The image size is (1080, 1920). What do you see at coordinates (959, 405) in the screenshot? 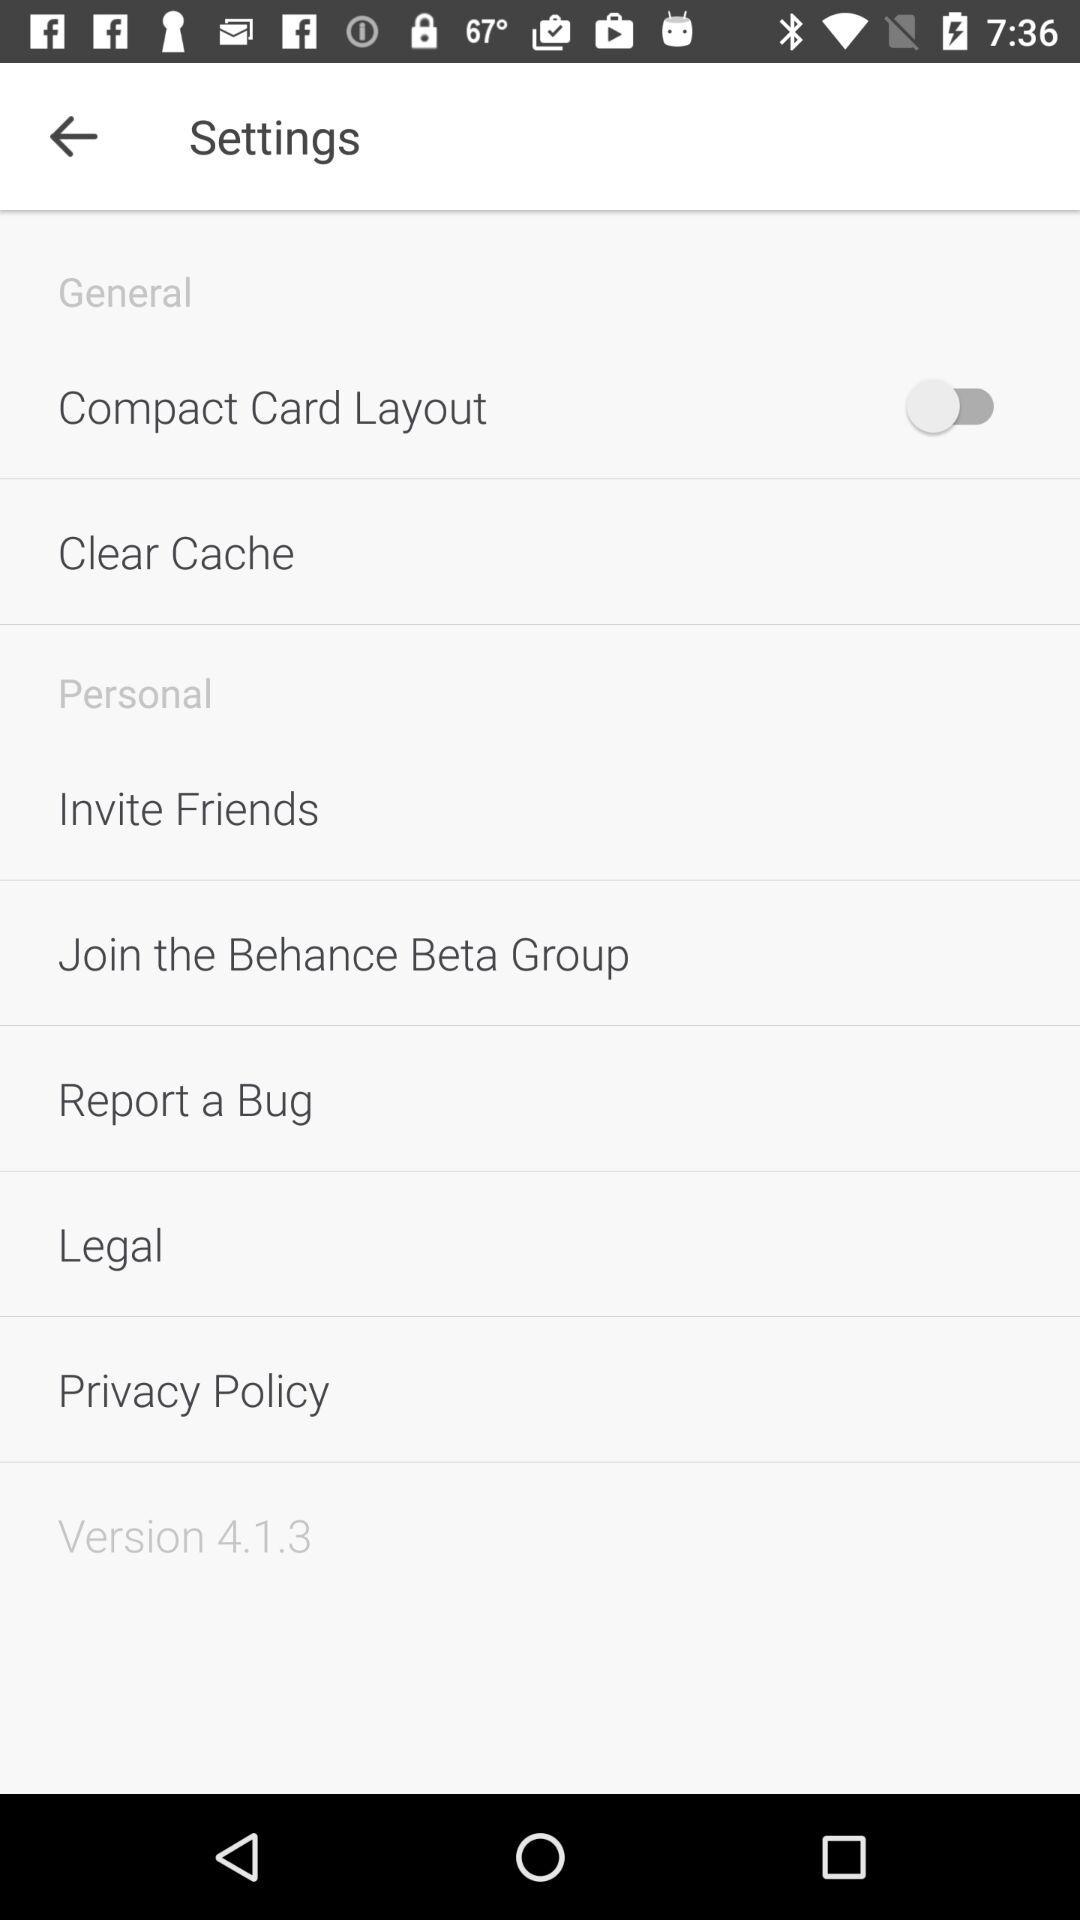
I see `activate compact card layout` at bounding box center [959, 405].